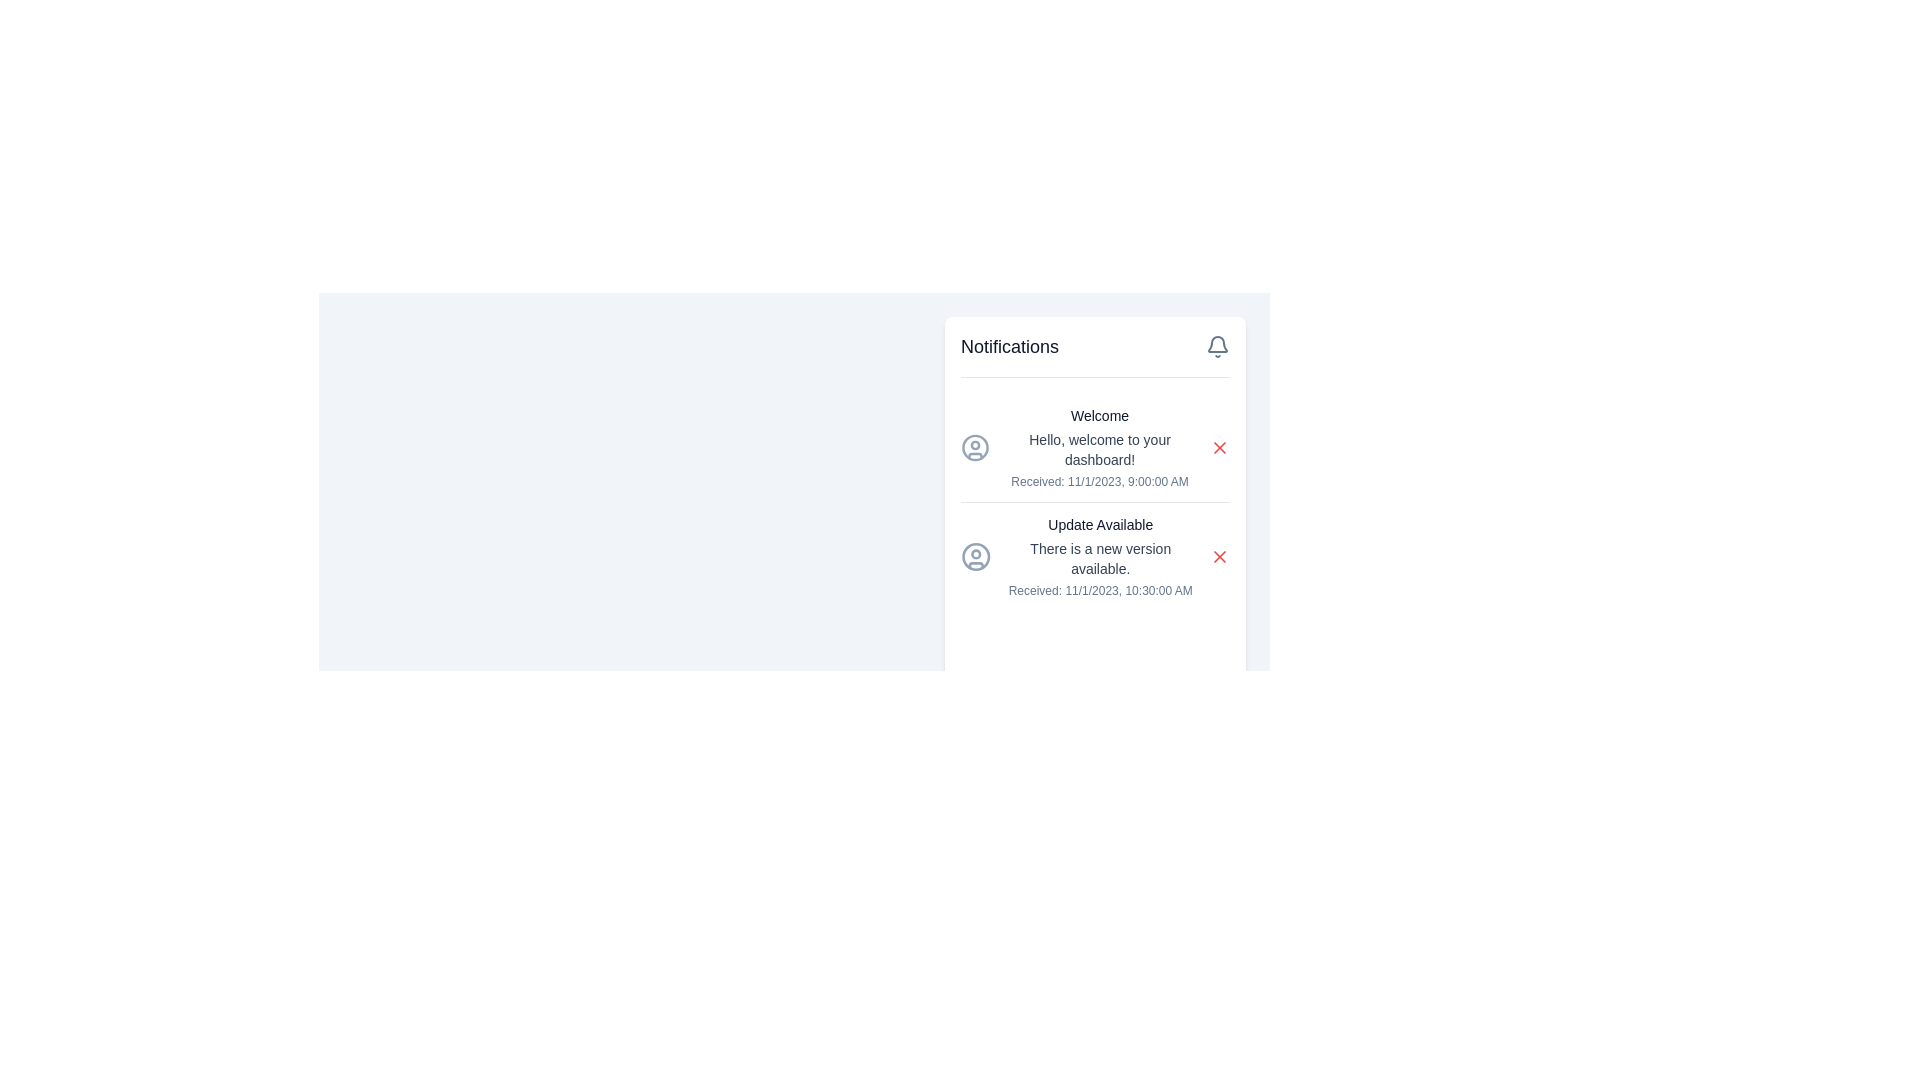 This screenshot has height=1080, width=1920. Describe the element at coordinates (976, 556) in the screenshot. I see `the user profile icon located at the left side of the second notification titled 'Update Available'` at that location.